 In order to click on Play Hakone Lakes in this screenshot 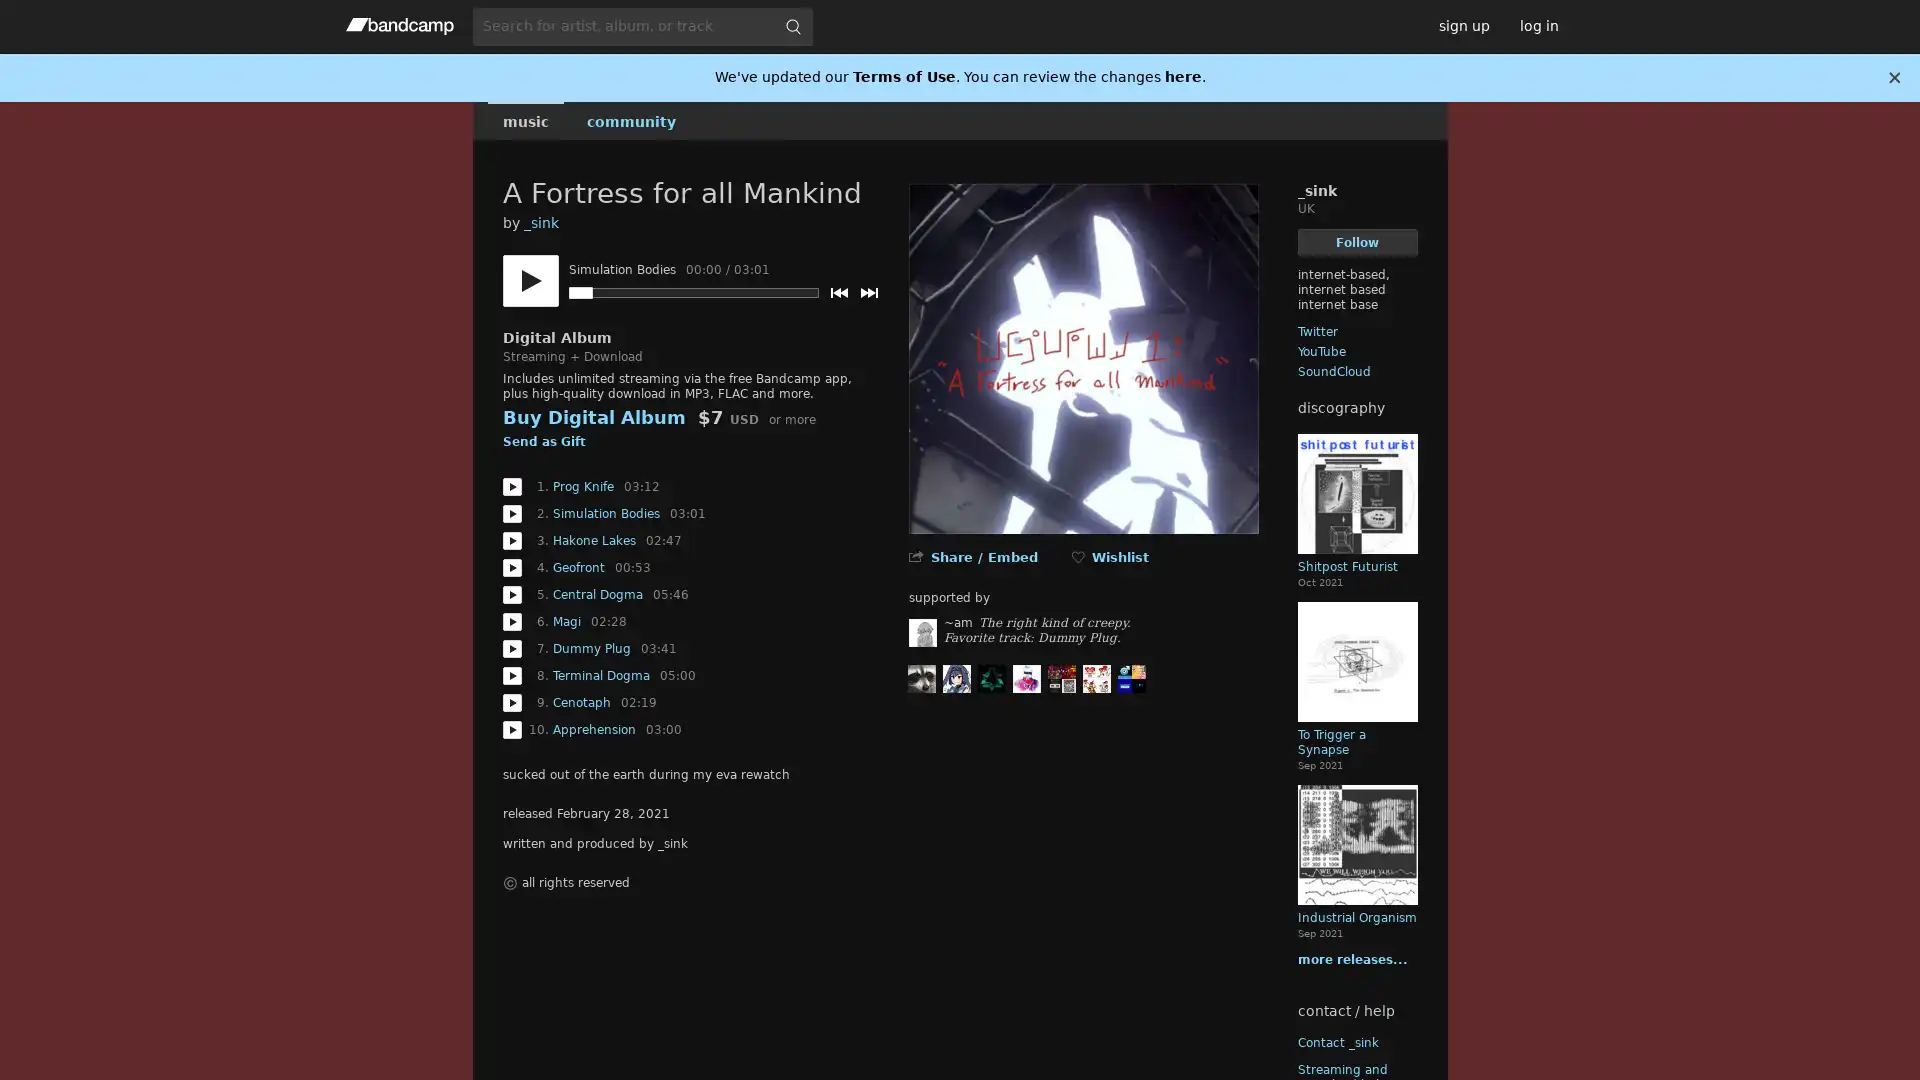, I will do `click(511, 540)`.